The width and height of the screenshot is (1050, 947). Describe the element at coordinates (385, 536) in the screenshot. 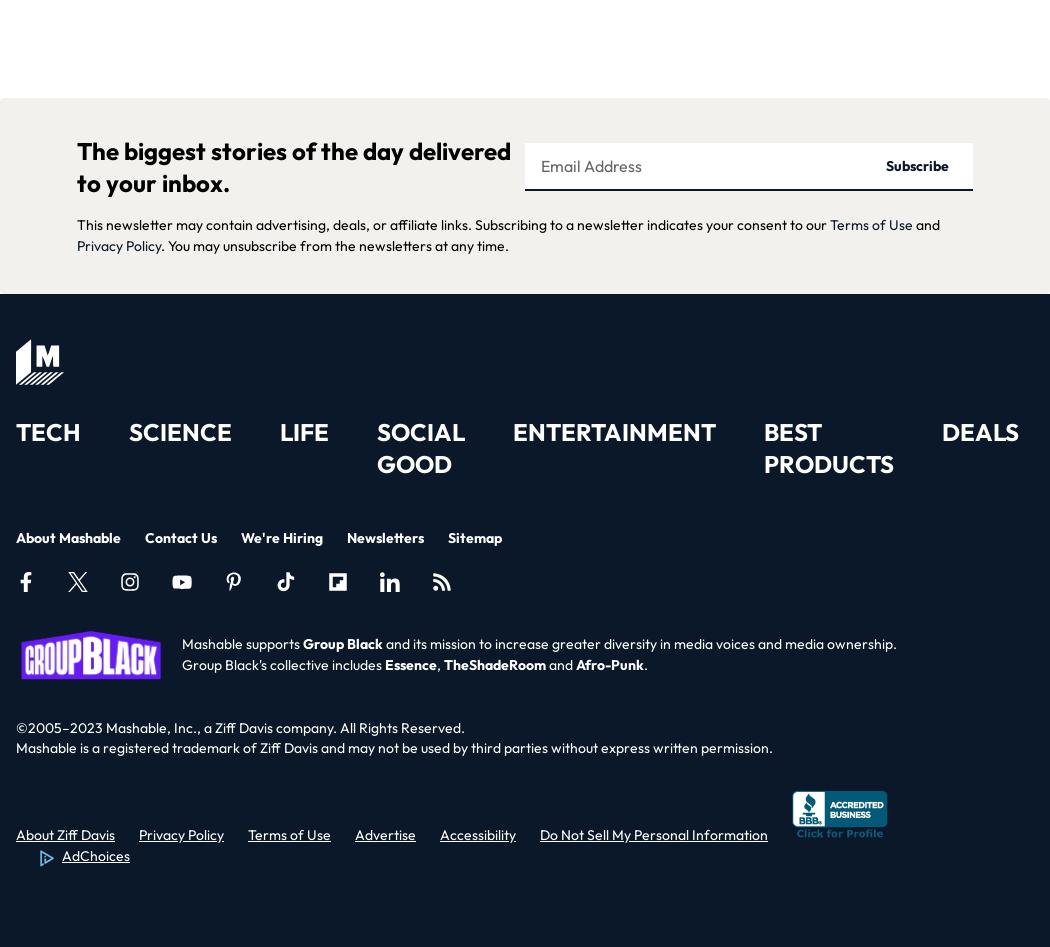

I see `'Newsletters'` at that location.